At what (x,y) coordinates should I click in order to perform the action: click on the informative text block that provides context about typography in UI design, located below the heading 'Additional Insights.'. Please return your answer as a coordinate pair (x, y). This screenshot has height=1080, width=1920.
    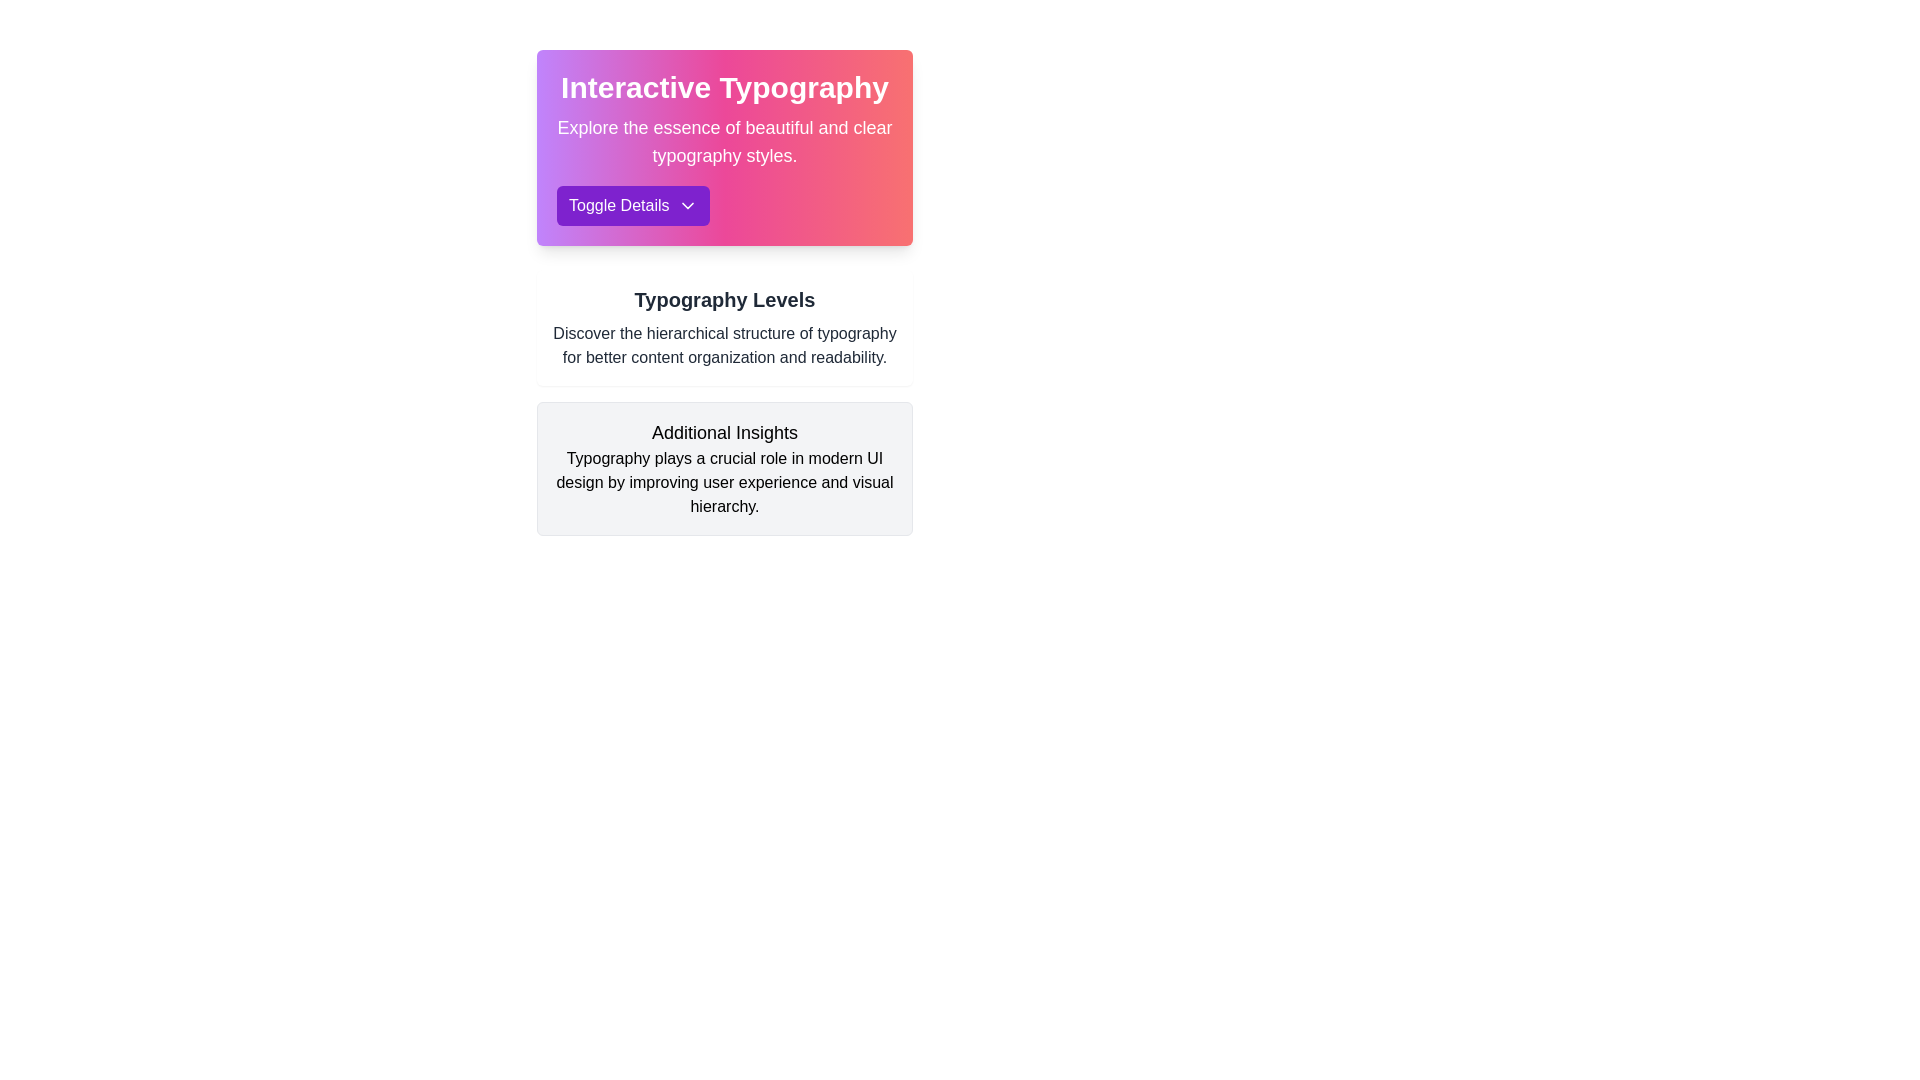
    Looking at the image, I should click on (723, 482).